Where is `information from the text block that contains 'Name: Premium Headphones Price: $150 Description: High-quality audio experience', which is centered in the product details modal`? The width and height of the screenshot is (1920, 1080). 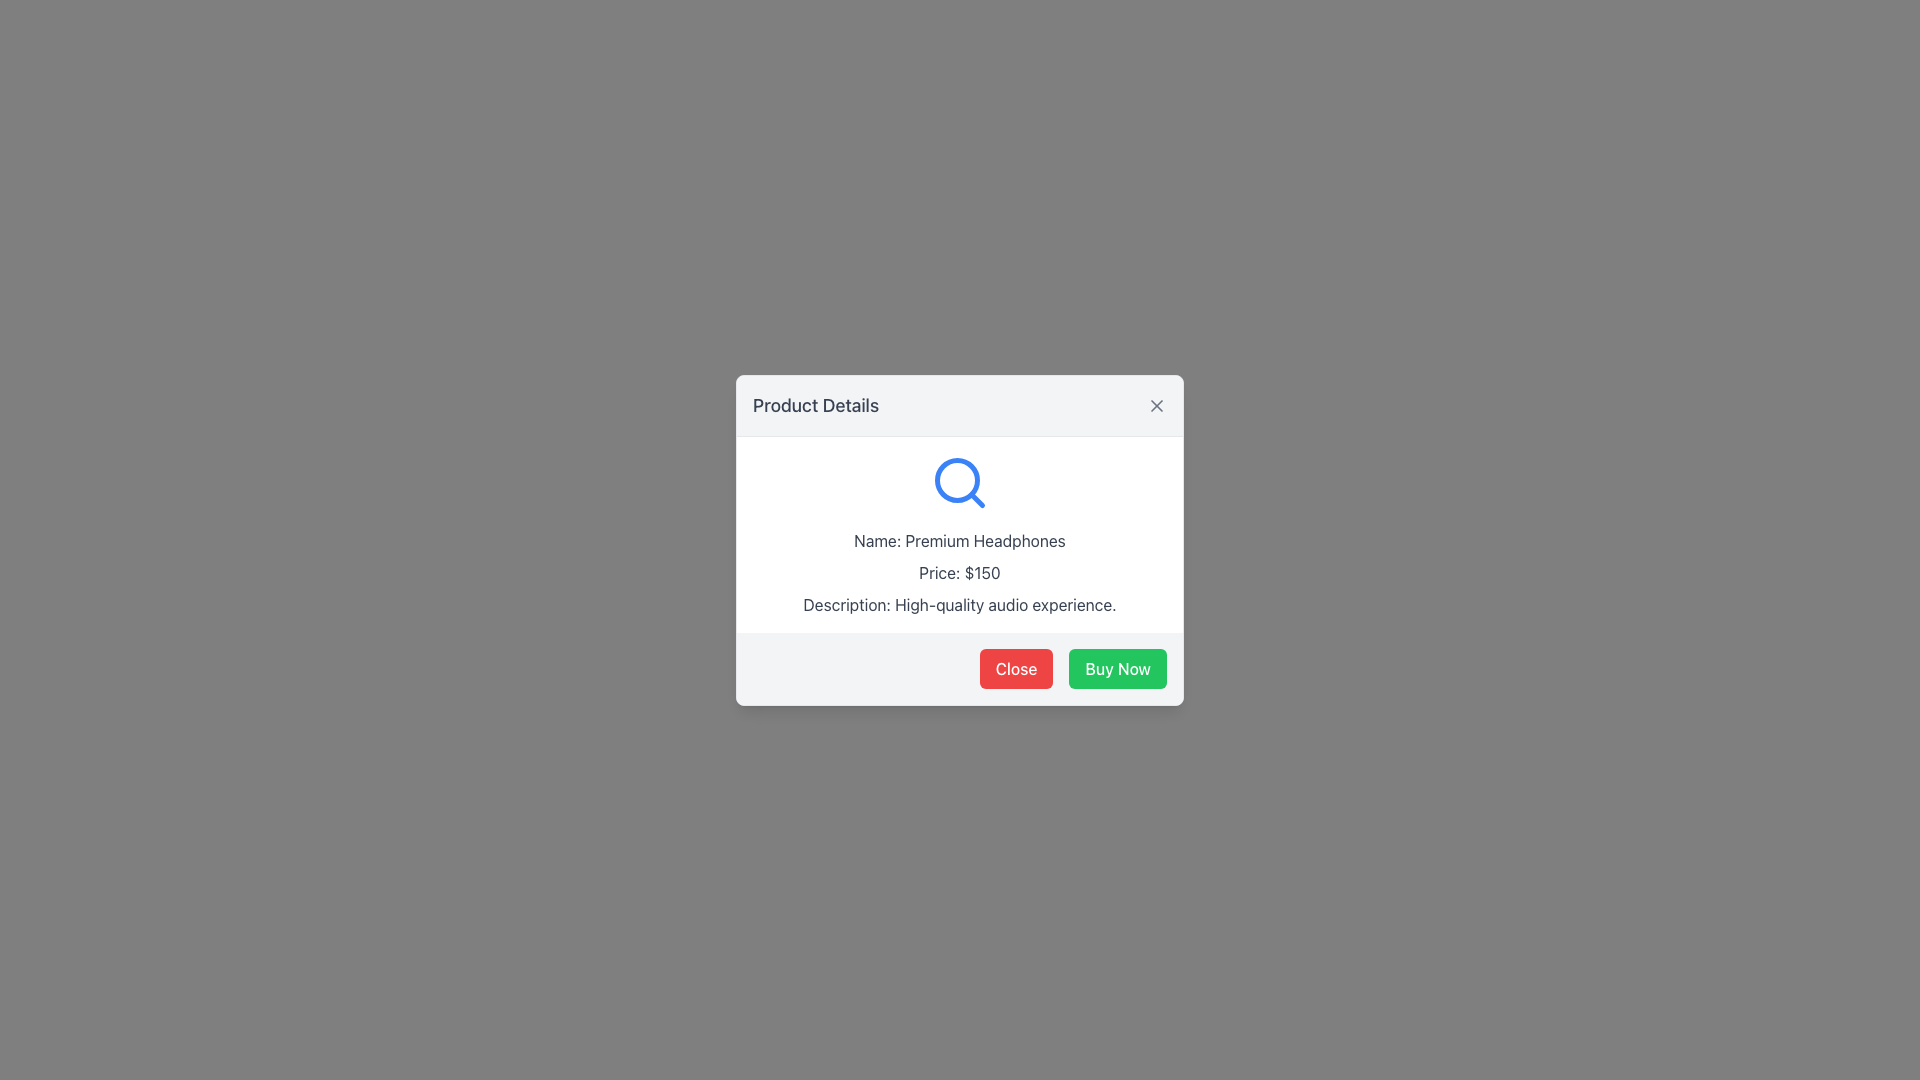
information from the text block that contains 'Name: Premium Headphones Price: $150 Description: High-quality audio experience', which is centered in the product details modal is located at coordinates (960, 533).